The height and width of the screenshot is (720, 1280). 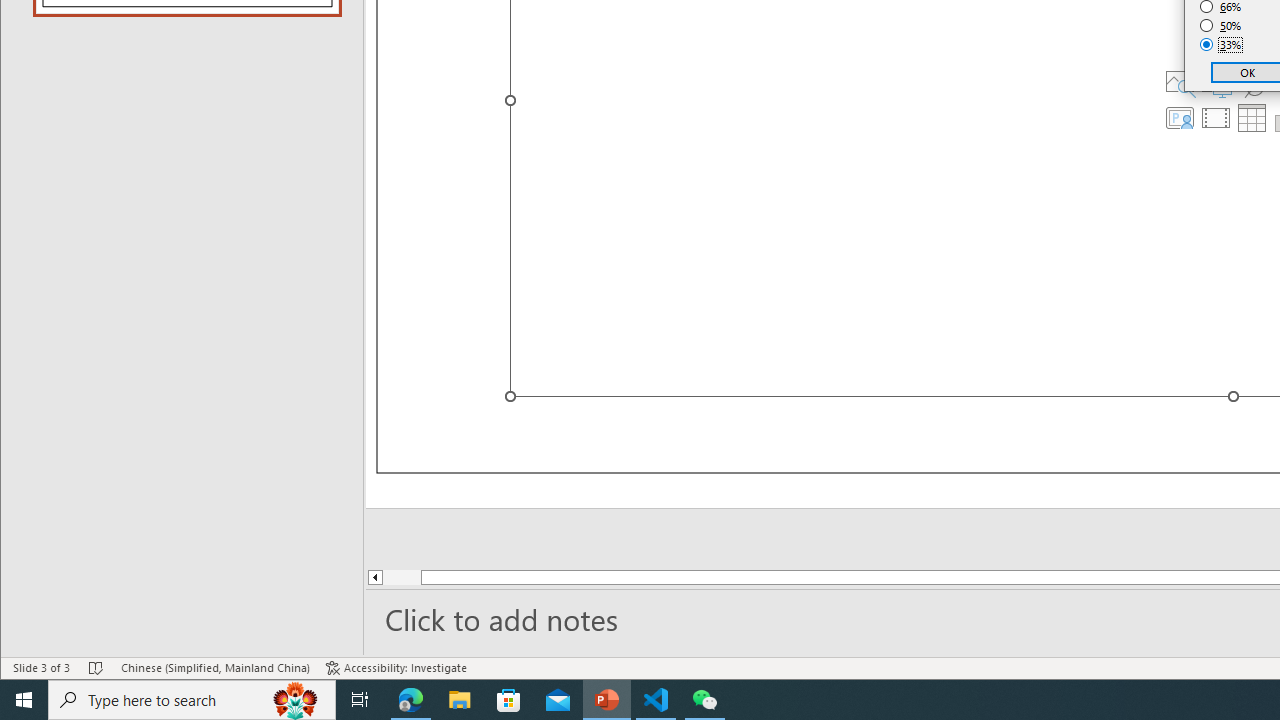 What do you see at coordinates (1215, 118) in the screenshot?
I see `'Insert Video'` at bounding box center [1215, 118].